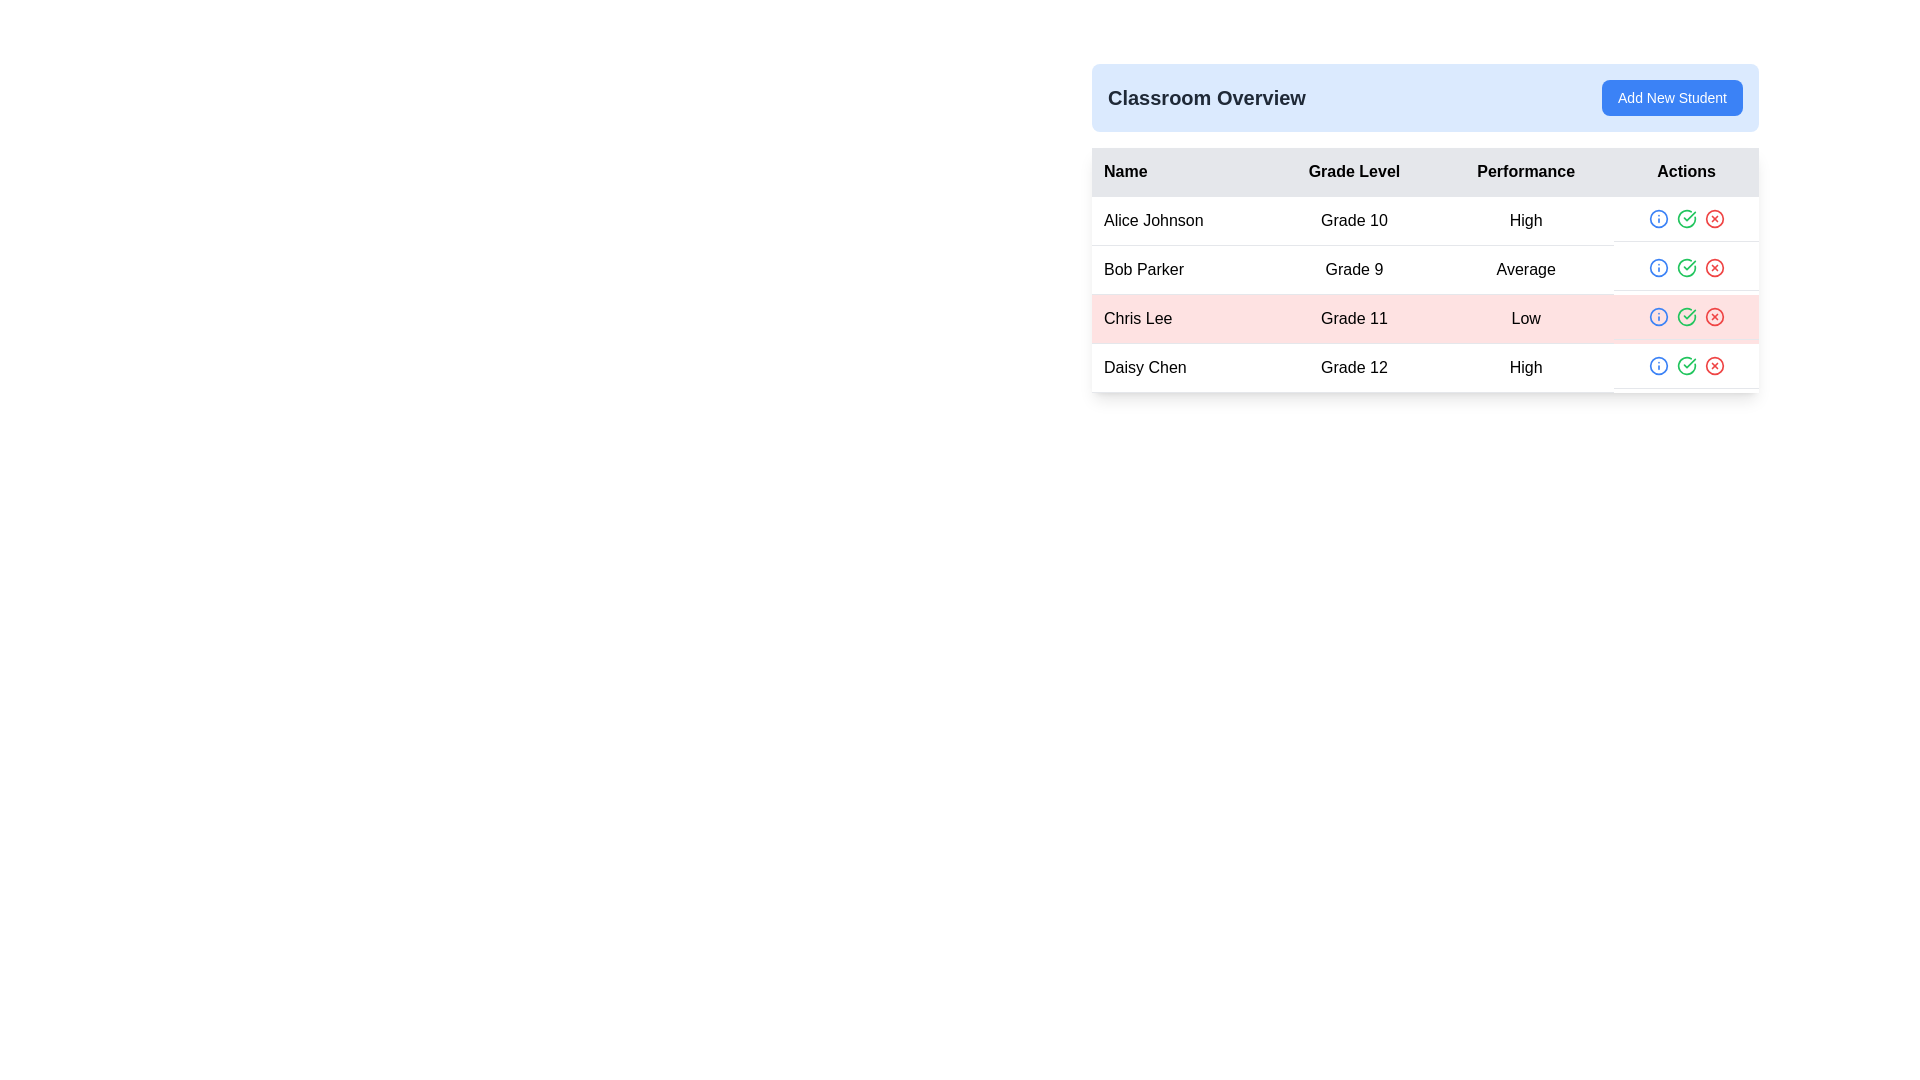  What do you see at coordinates (1658, 315) in the screenshot?
I see `the first action button in the 'Actions' column for 'Chris Lee'` at bounding box center [1658, 315].